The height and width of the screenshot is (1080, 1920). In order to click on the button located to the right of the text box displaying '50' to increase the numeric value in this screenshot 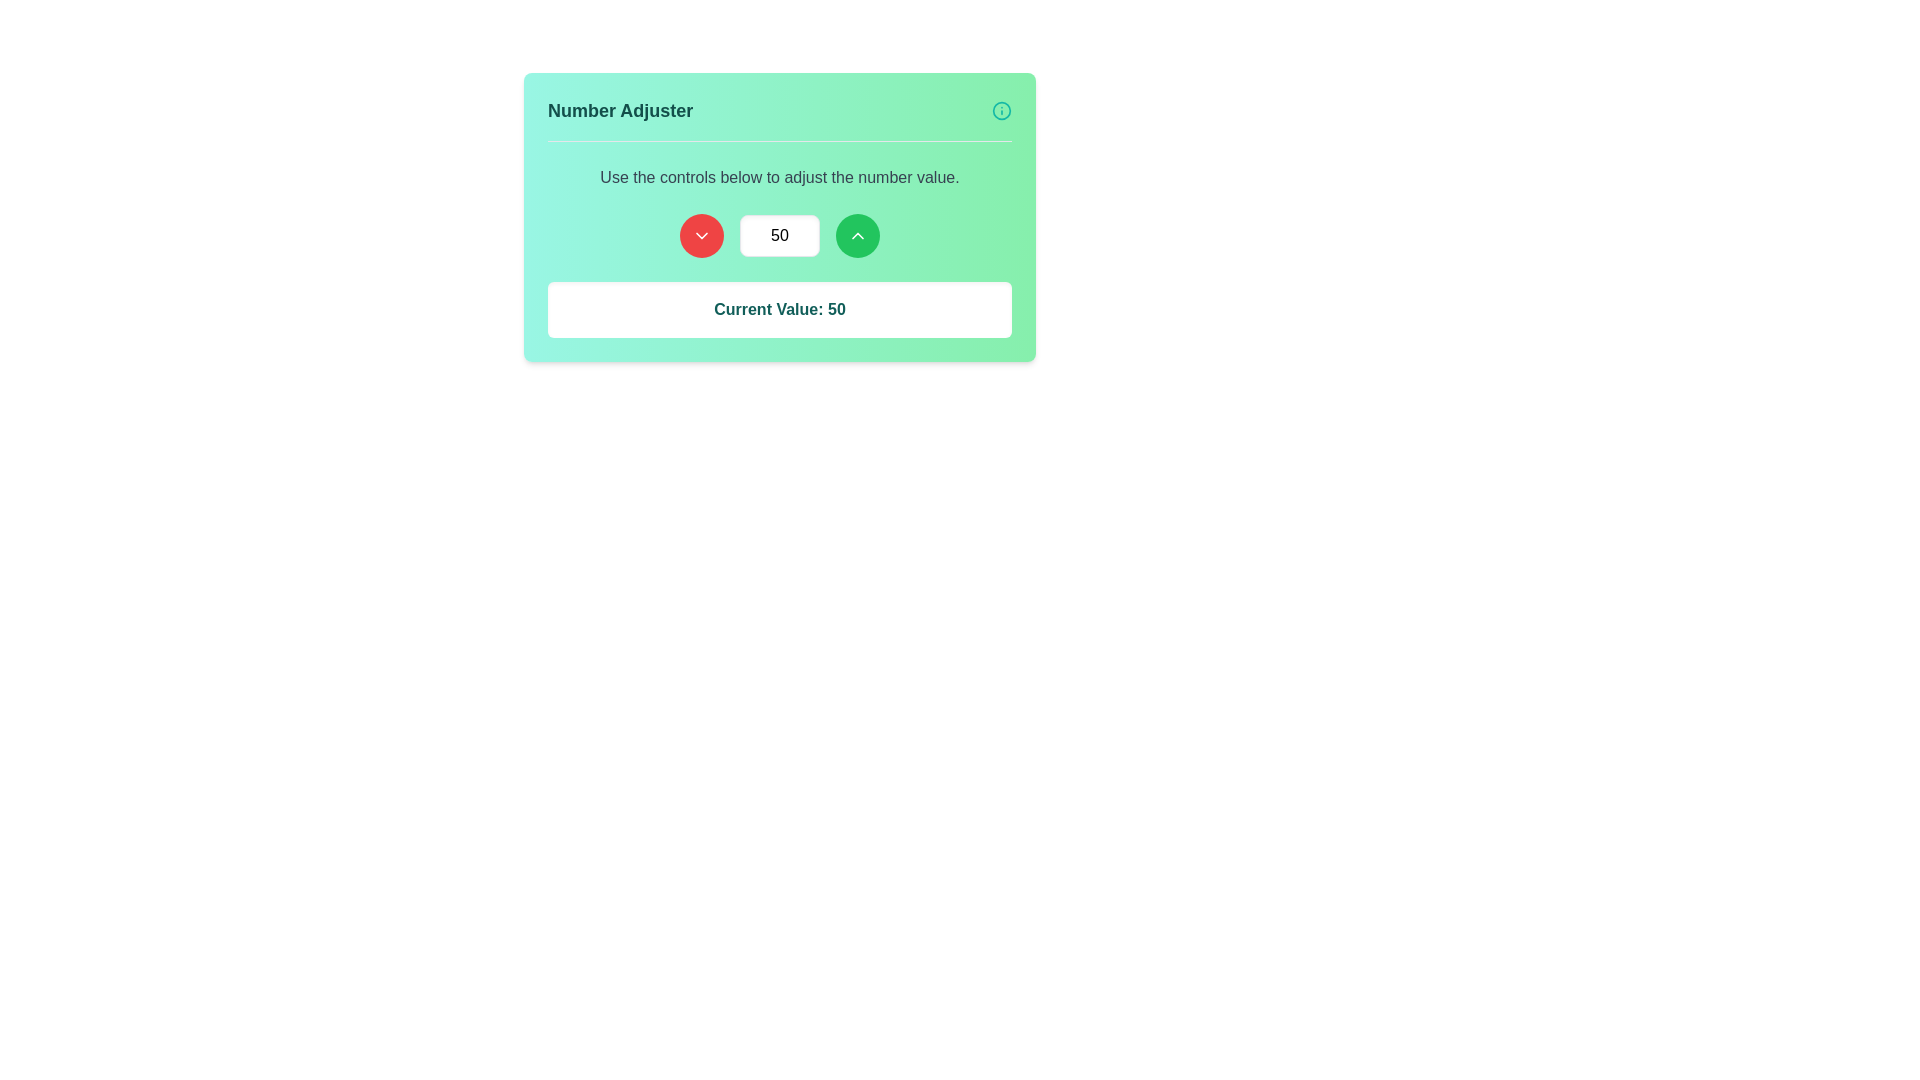, I will do `click(858, 234)`.